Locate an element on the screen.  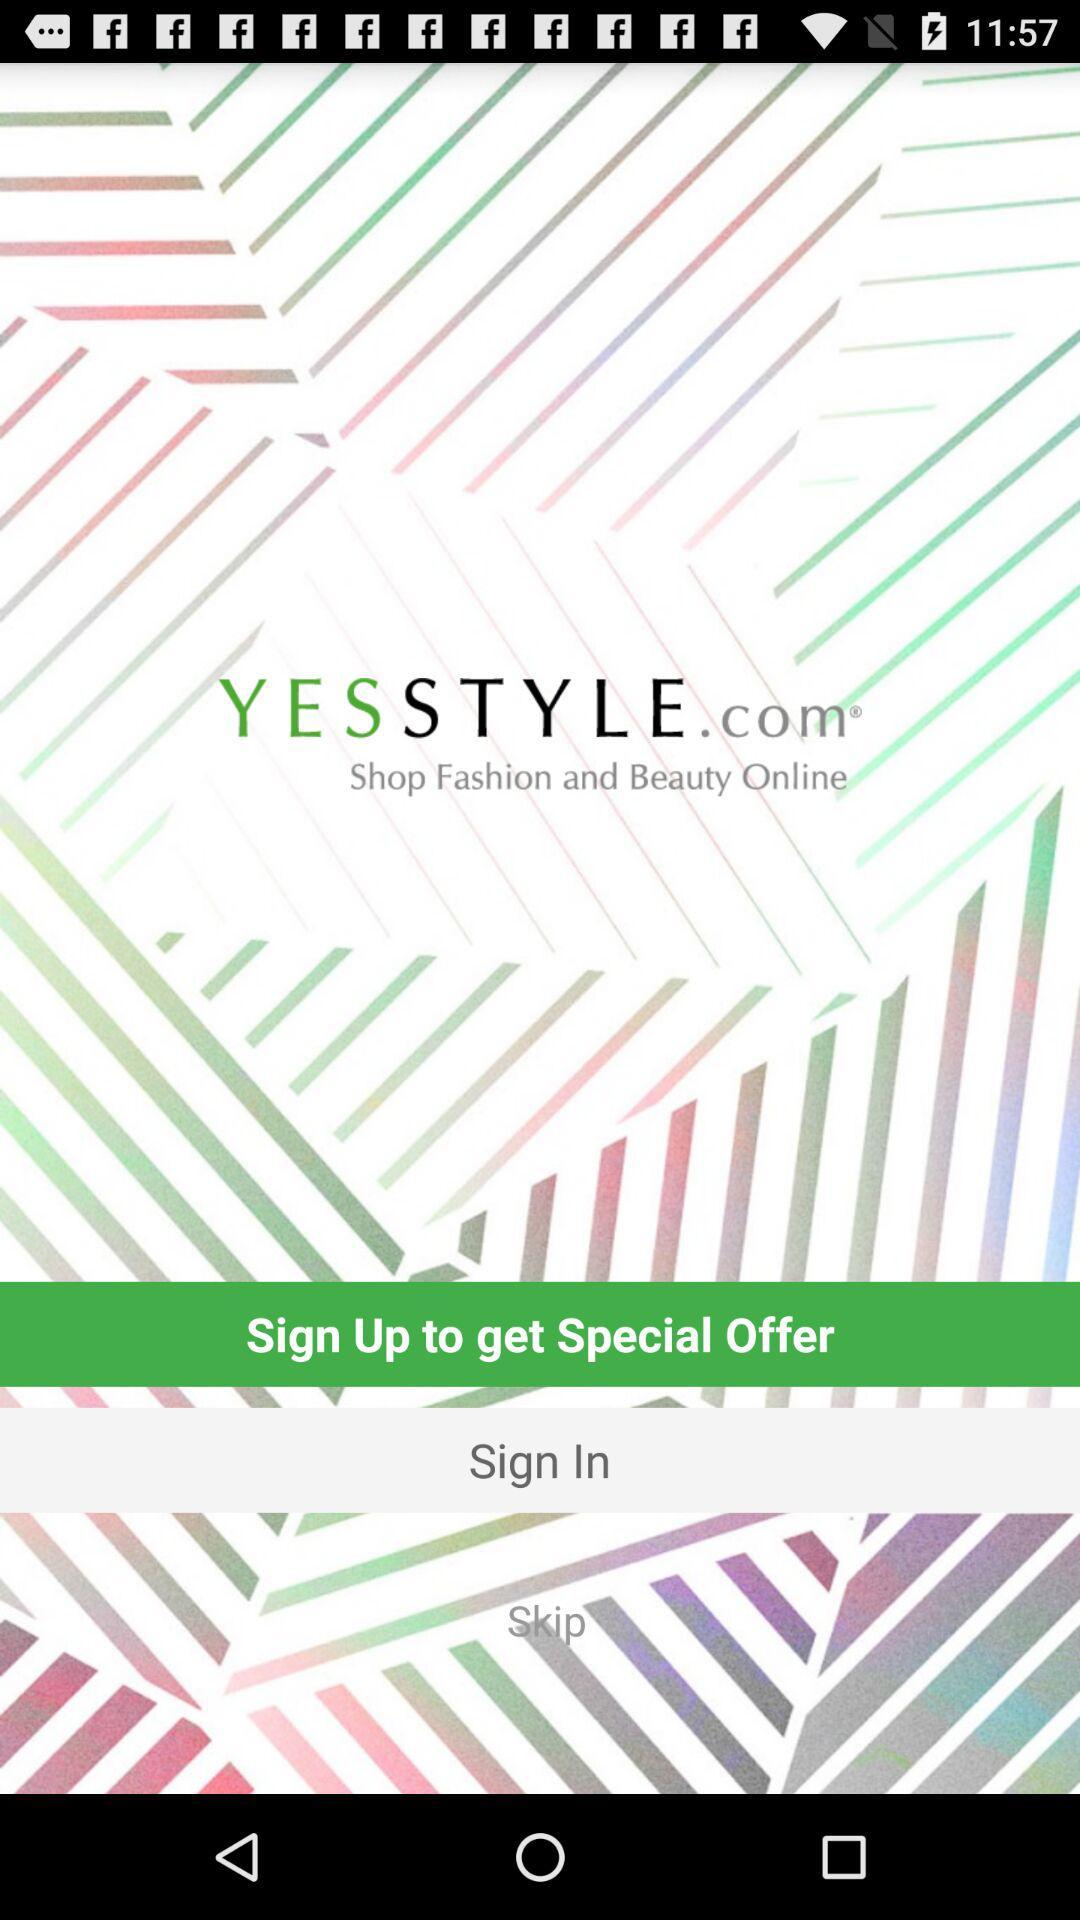
the sign in icon is located at coordinates (540, 1460).